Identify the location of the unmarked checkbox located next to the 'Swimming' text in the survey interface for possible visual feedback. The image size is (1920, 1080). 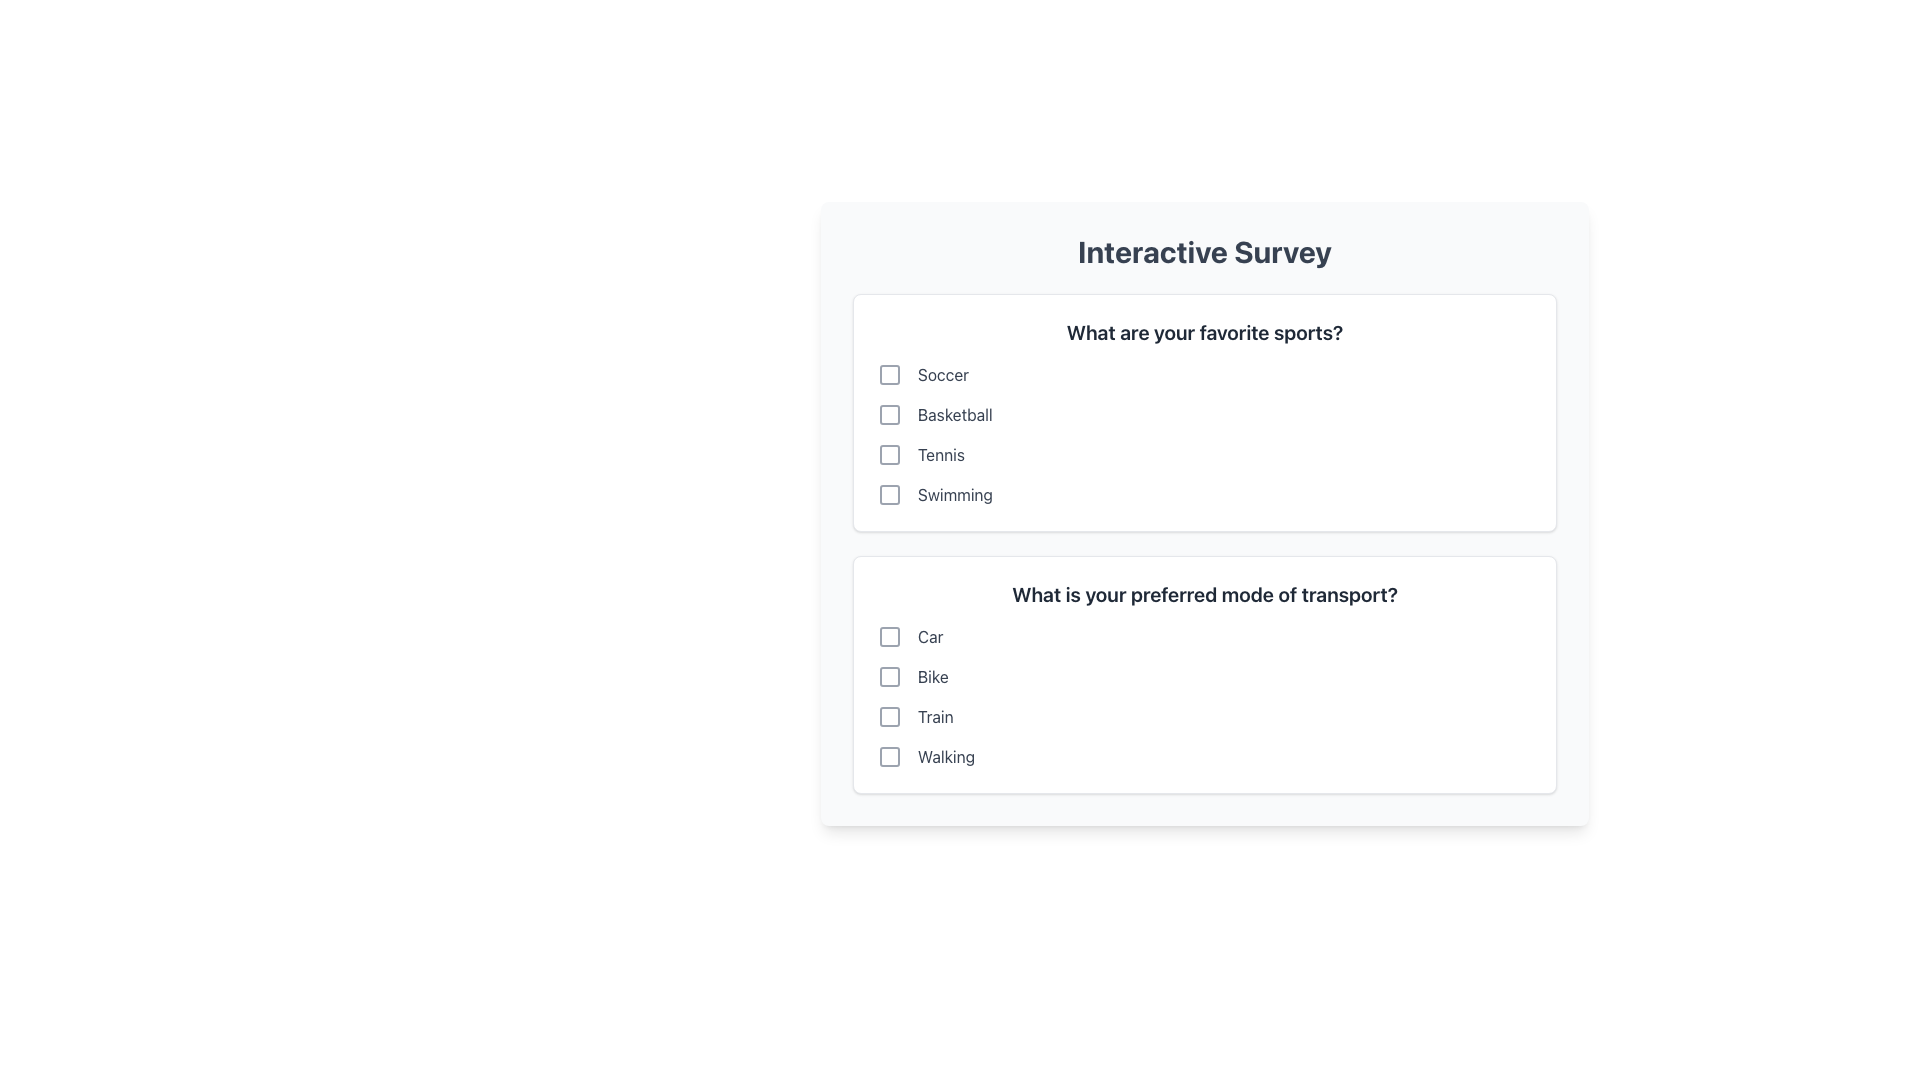
(888, 494).